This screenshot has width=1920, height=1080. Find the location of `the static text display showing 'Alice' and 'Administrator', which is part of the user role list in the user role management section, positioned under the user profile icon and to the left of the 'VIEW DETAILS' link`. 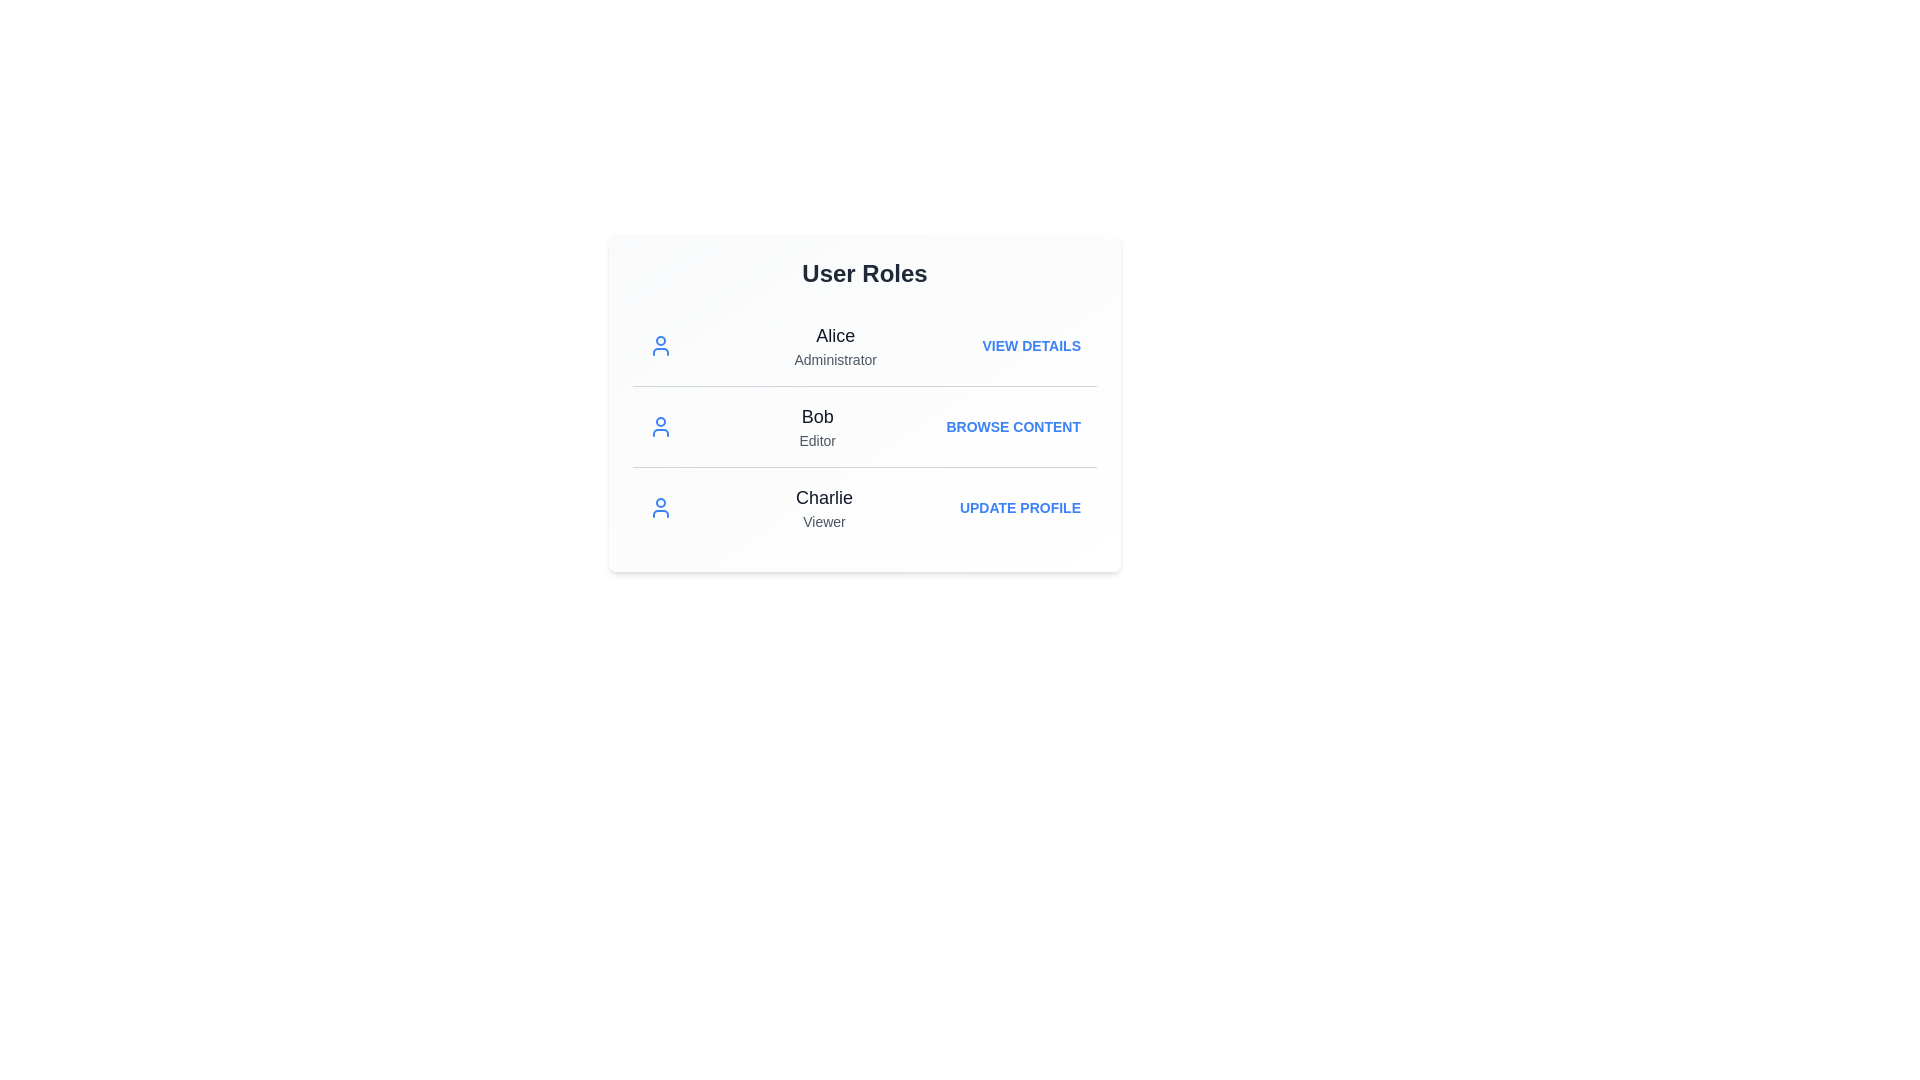

the static text display showing 'Alice' and 'Administrator', which is part of the user role list in the user role management section, positioned under the user profile icon and to the left of the 'VIEW DETAILS' link is located at coordinates (835, 345).